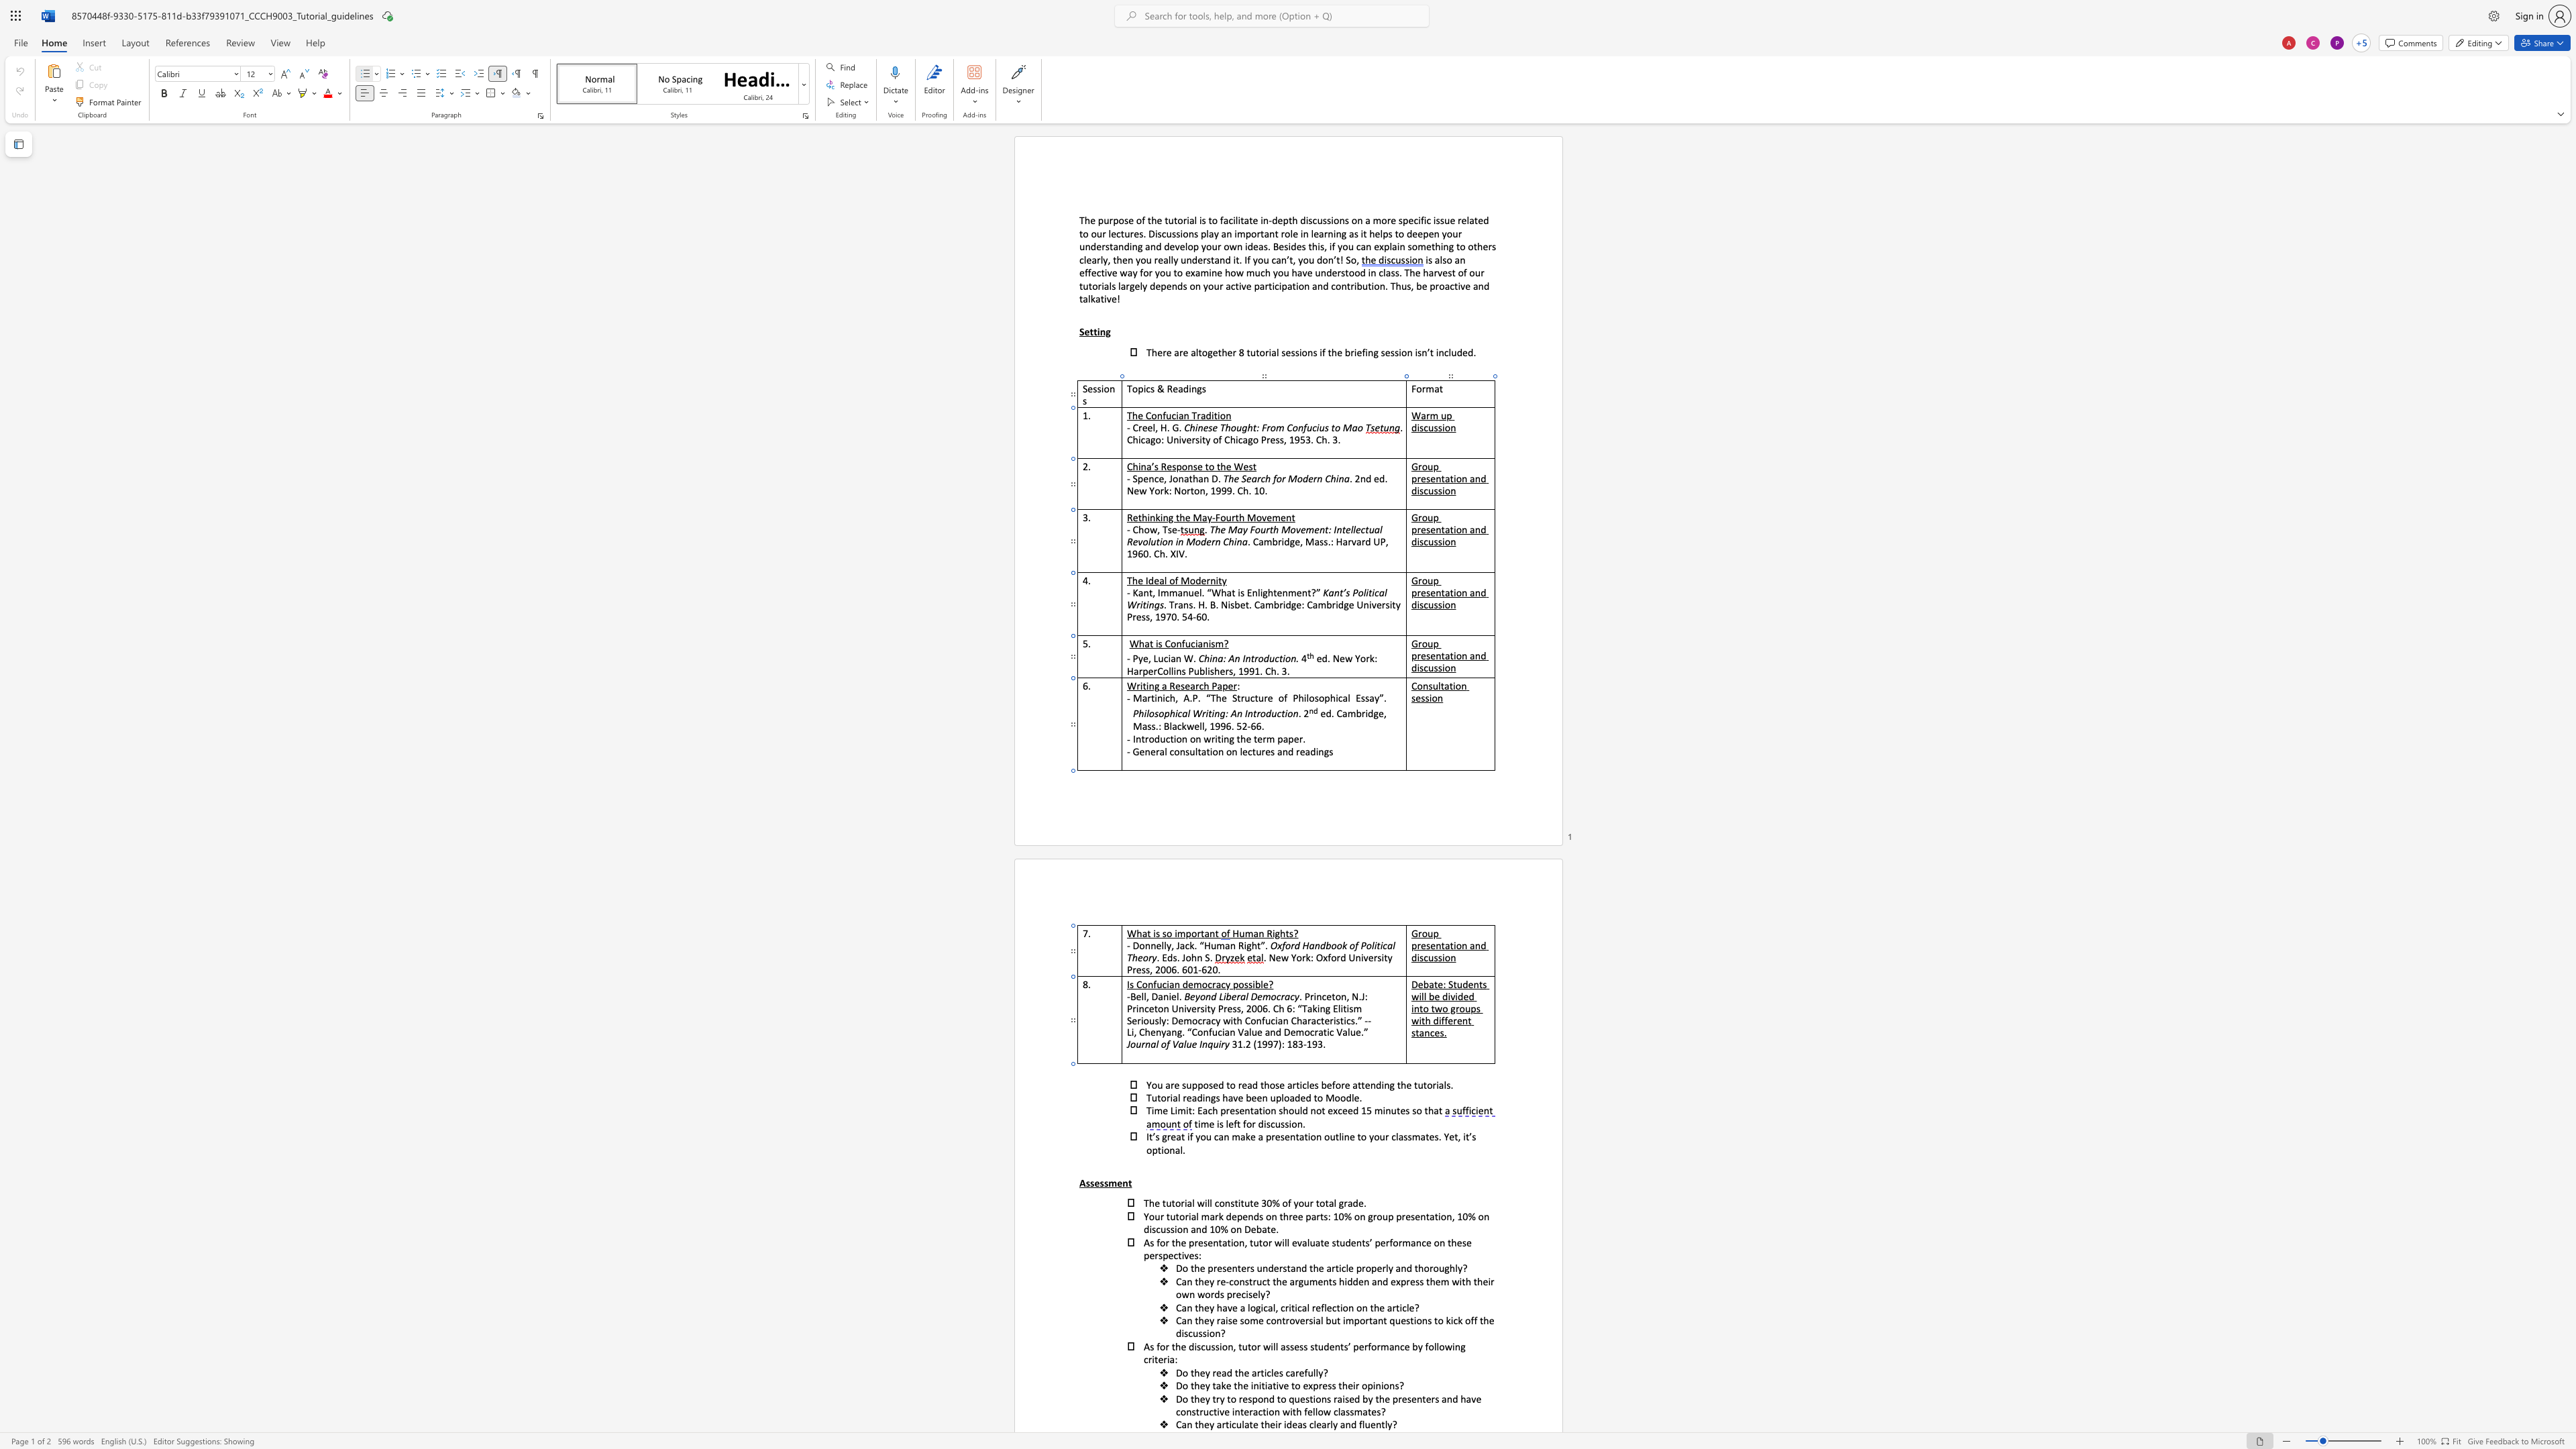 The image size is (2576, 1449). Describe the element at coordinates (1395, 1136) in the screenshot. I see `the space between the continuous character "c" and "l" in the text` at that location.